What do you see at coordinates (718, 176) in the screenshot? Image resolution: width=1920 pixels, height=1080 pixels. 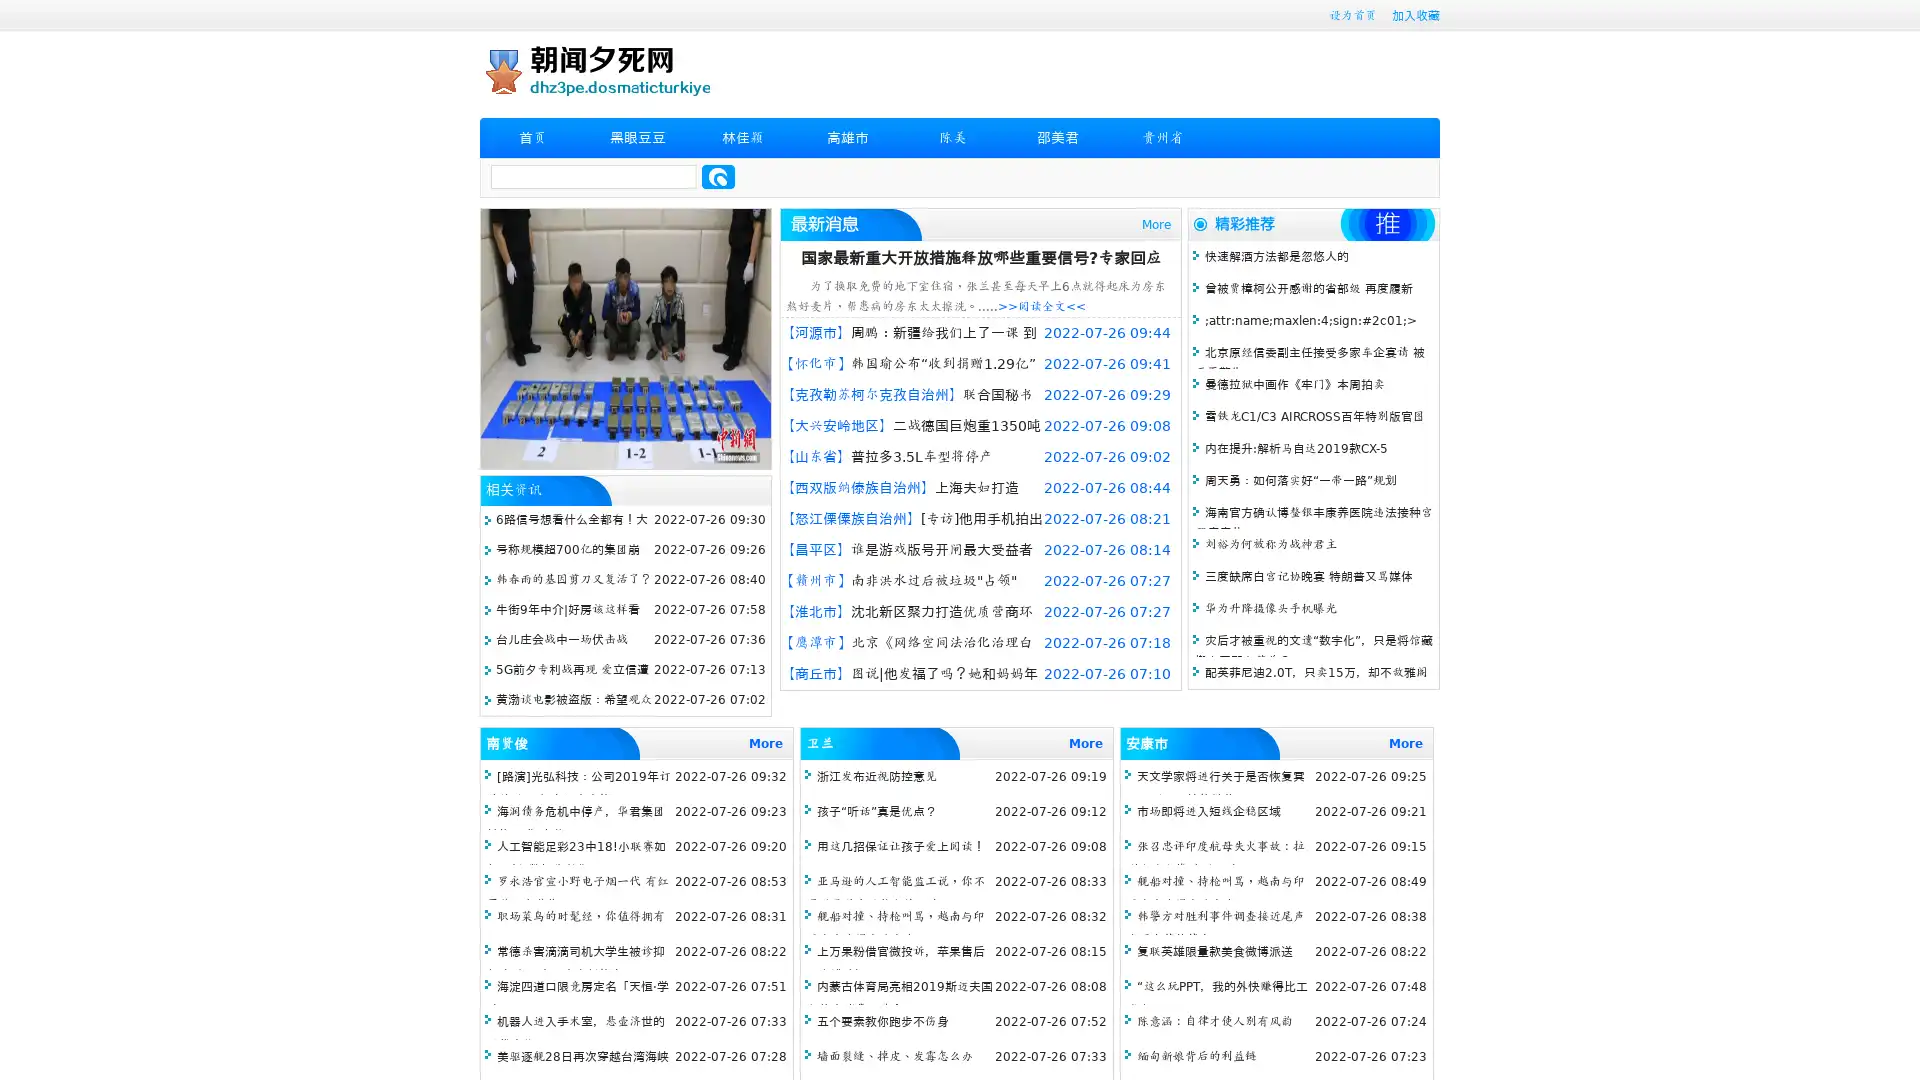 I see `Search` at bounding box center [718, 176].